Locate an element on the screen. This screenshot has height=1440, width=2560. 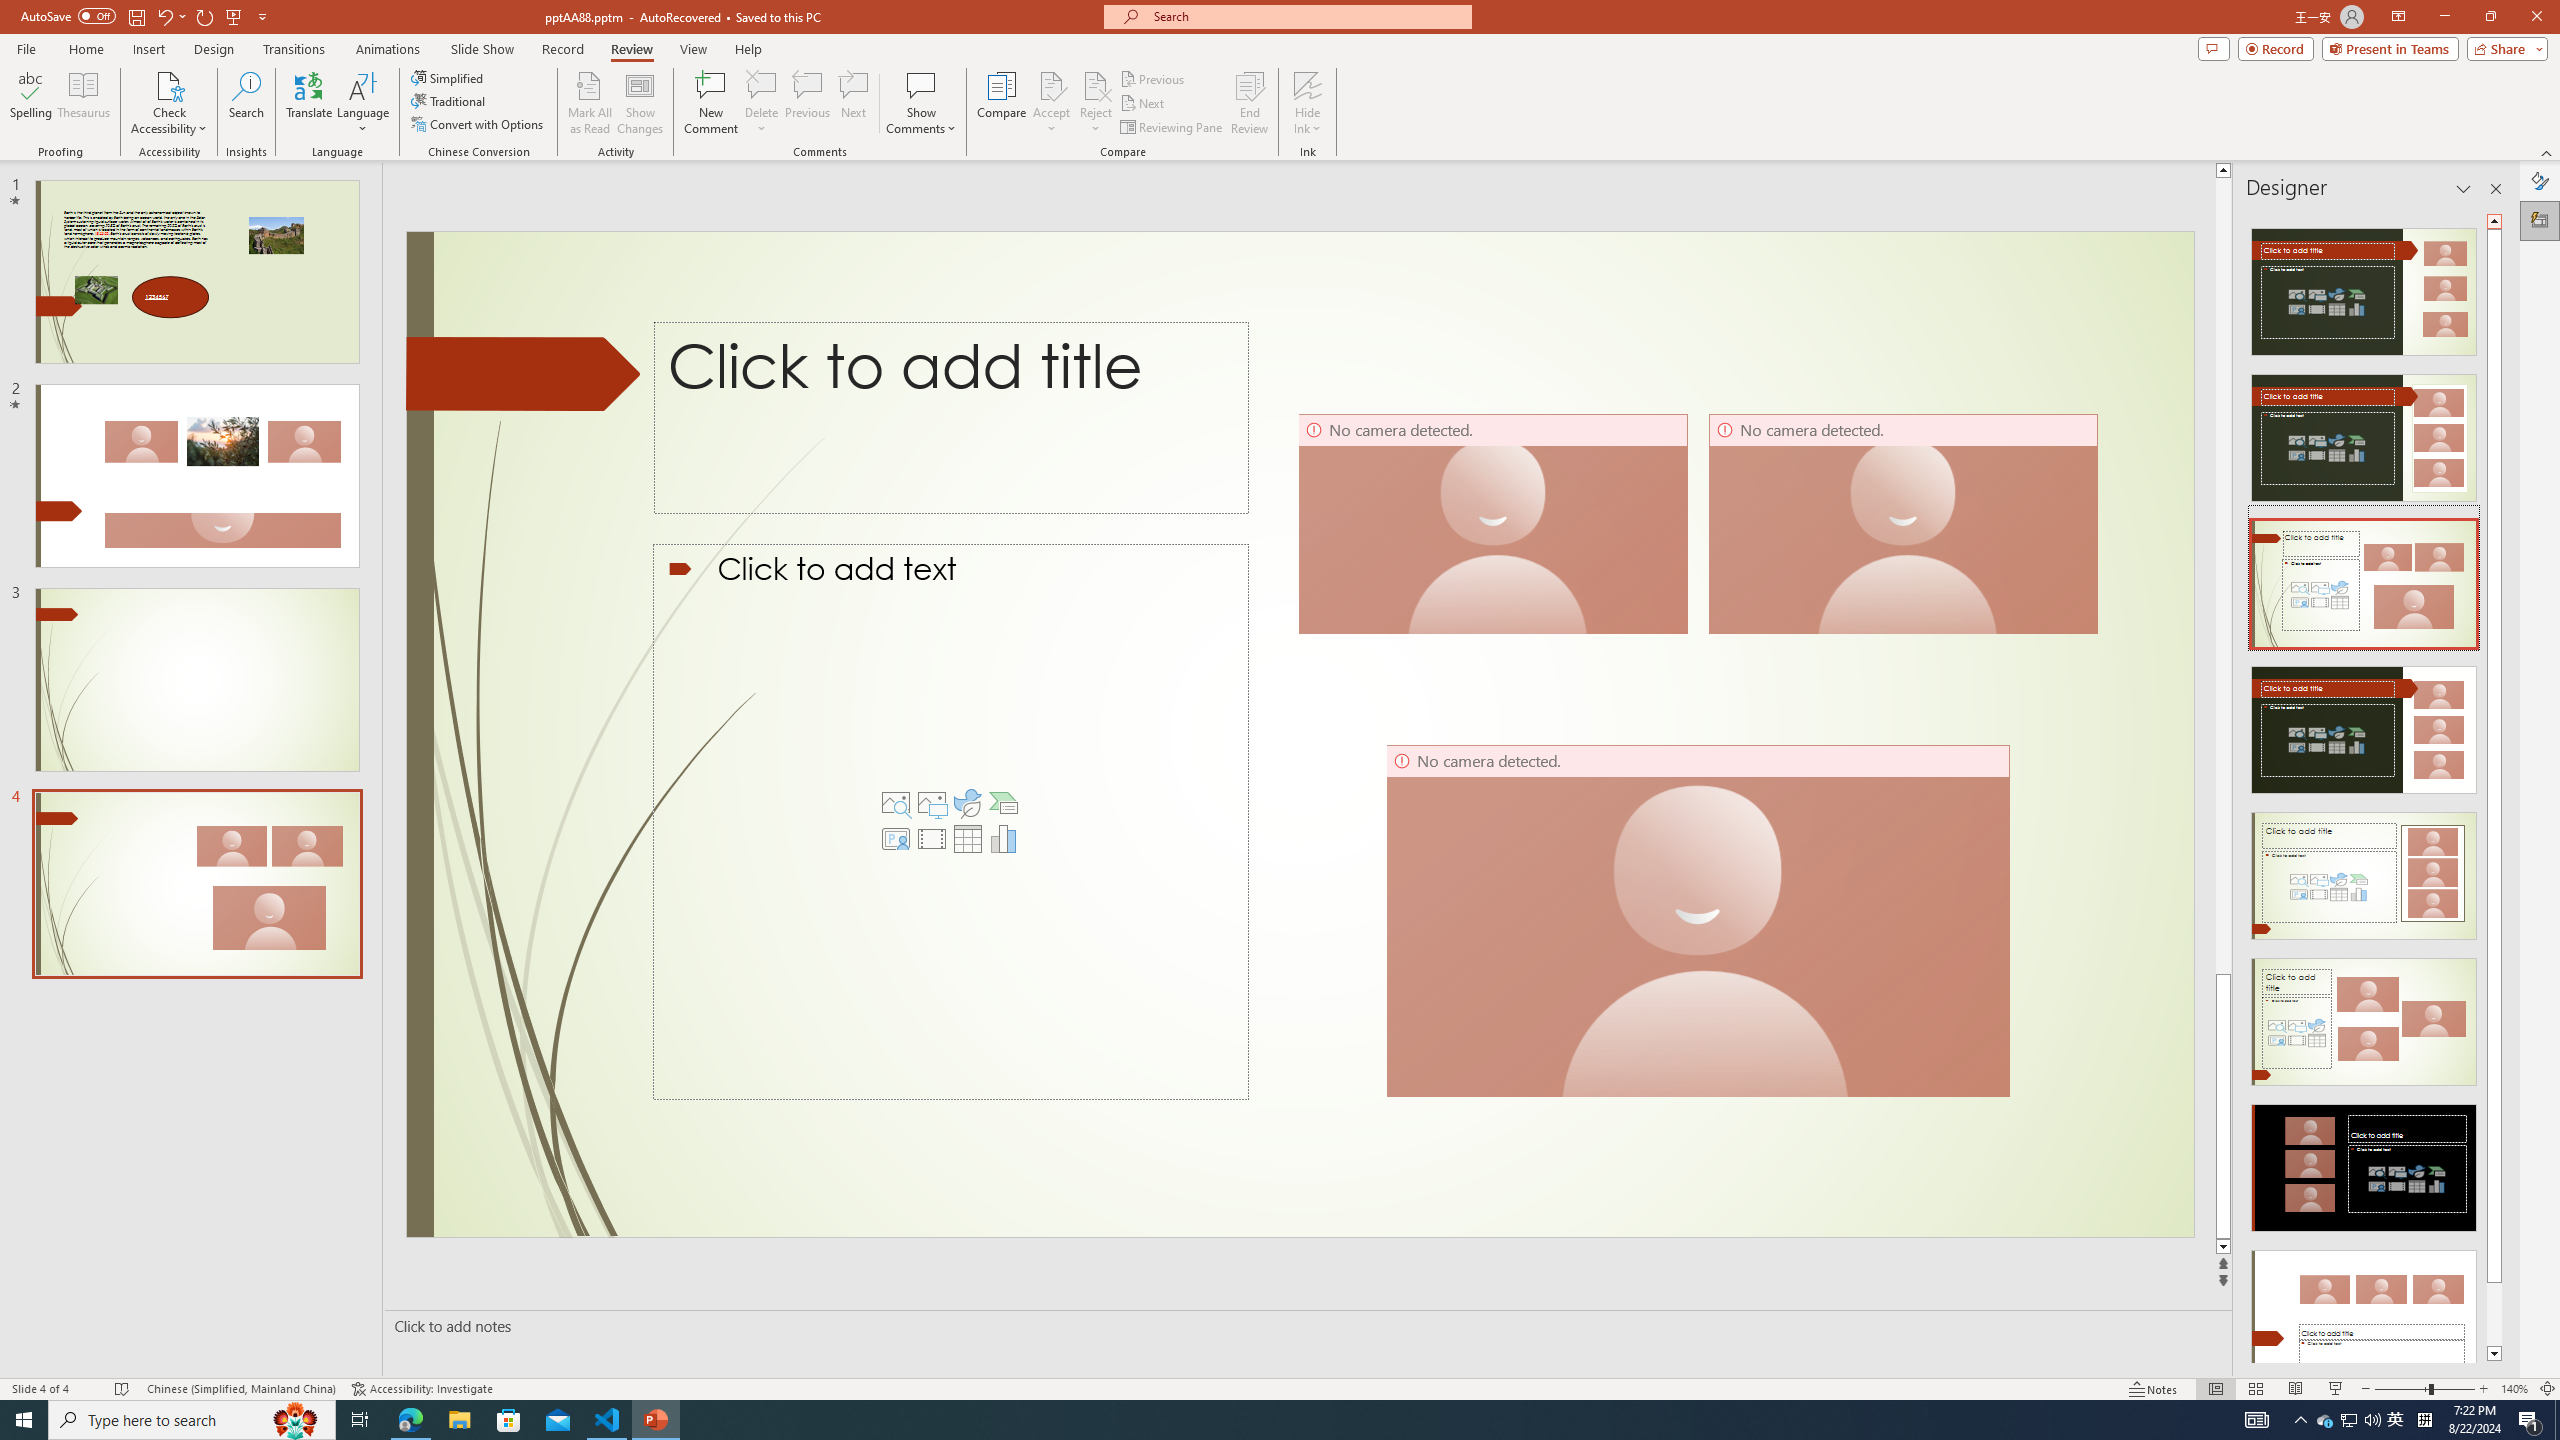
'Format Background' is located at coordinates (2539, 180).